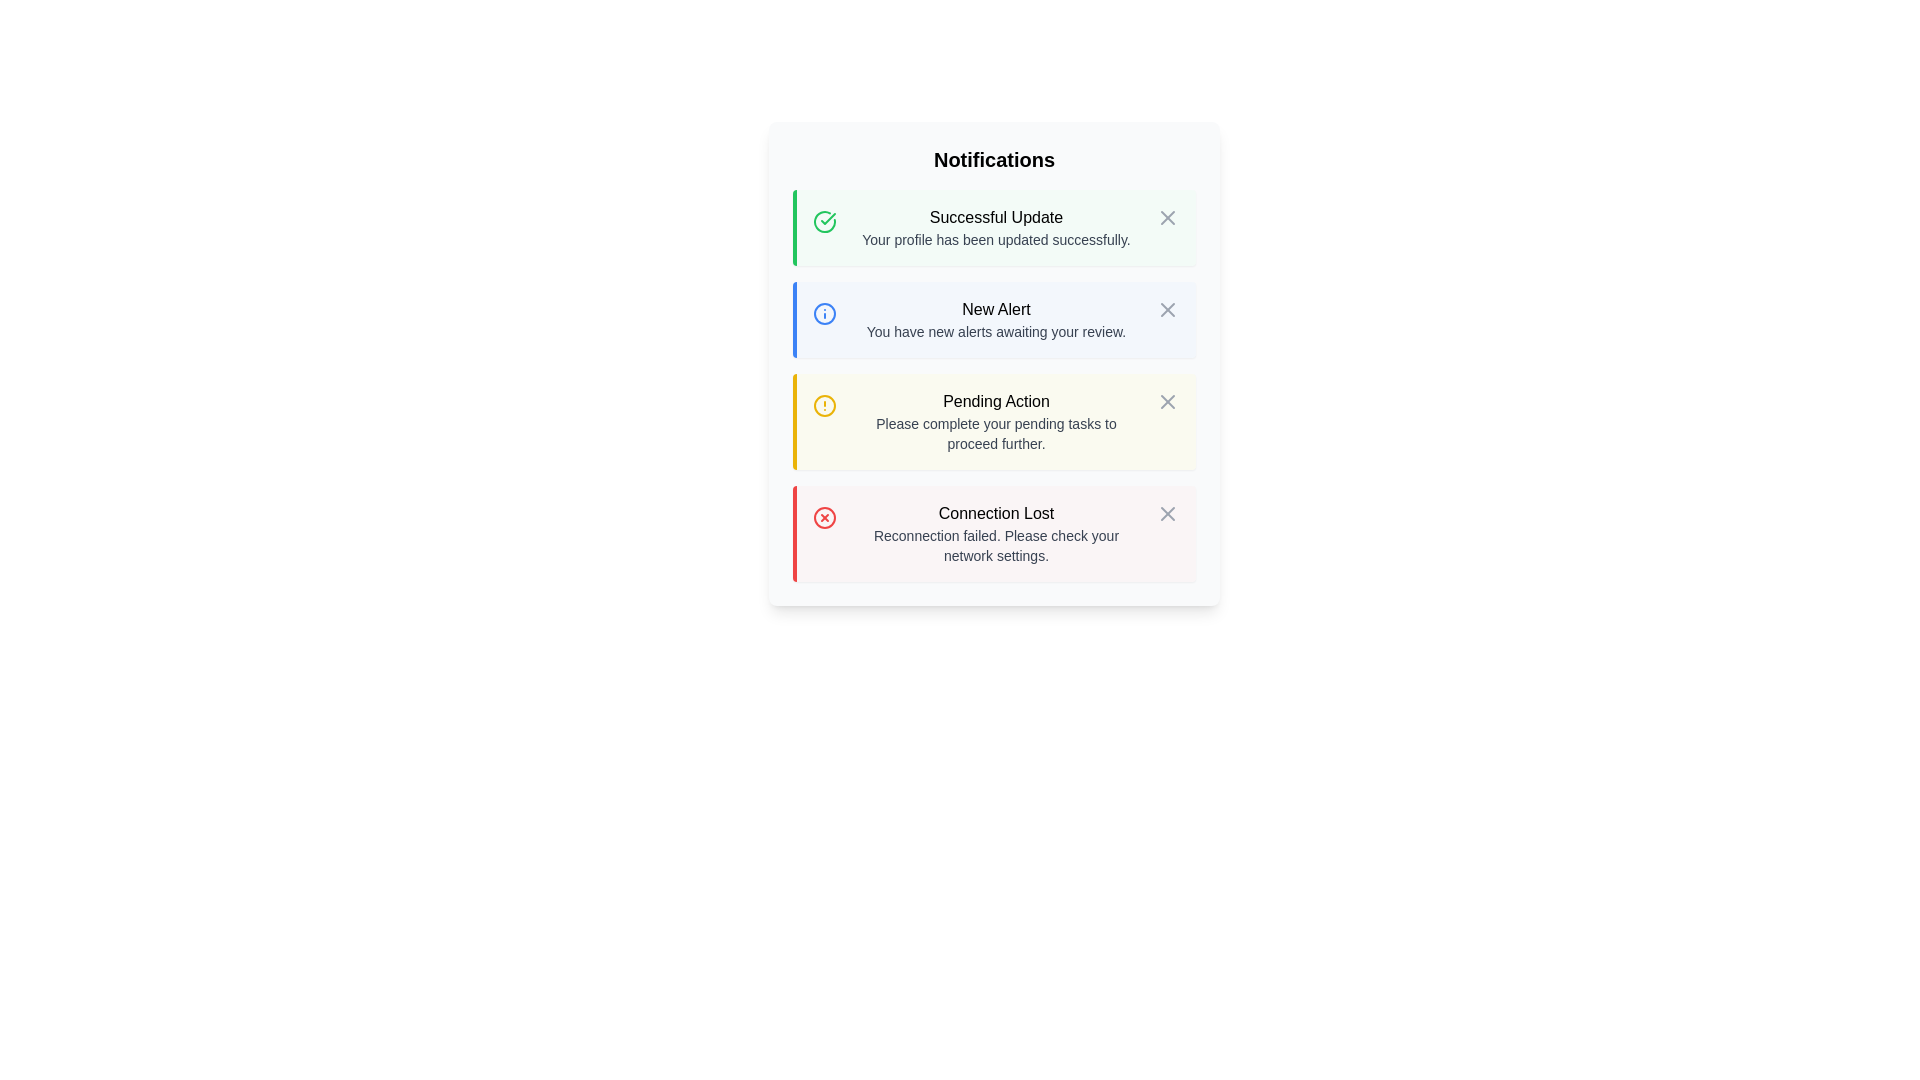 The height and width of the screenshot is (1080, 1920). I want to click on the dismiss button located at the top right corner of the first notification, adjacent to the 'Successful Update' message to change its visual state, so click(1167, 218).